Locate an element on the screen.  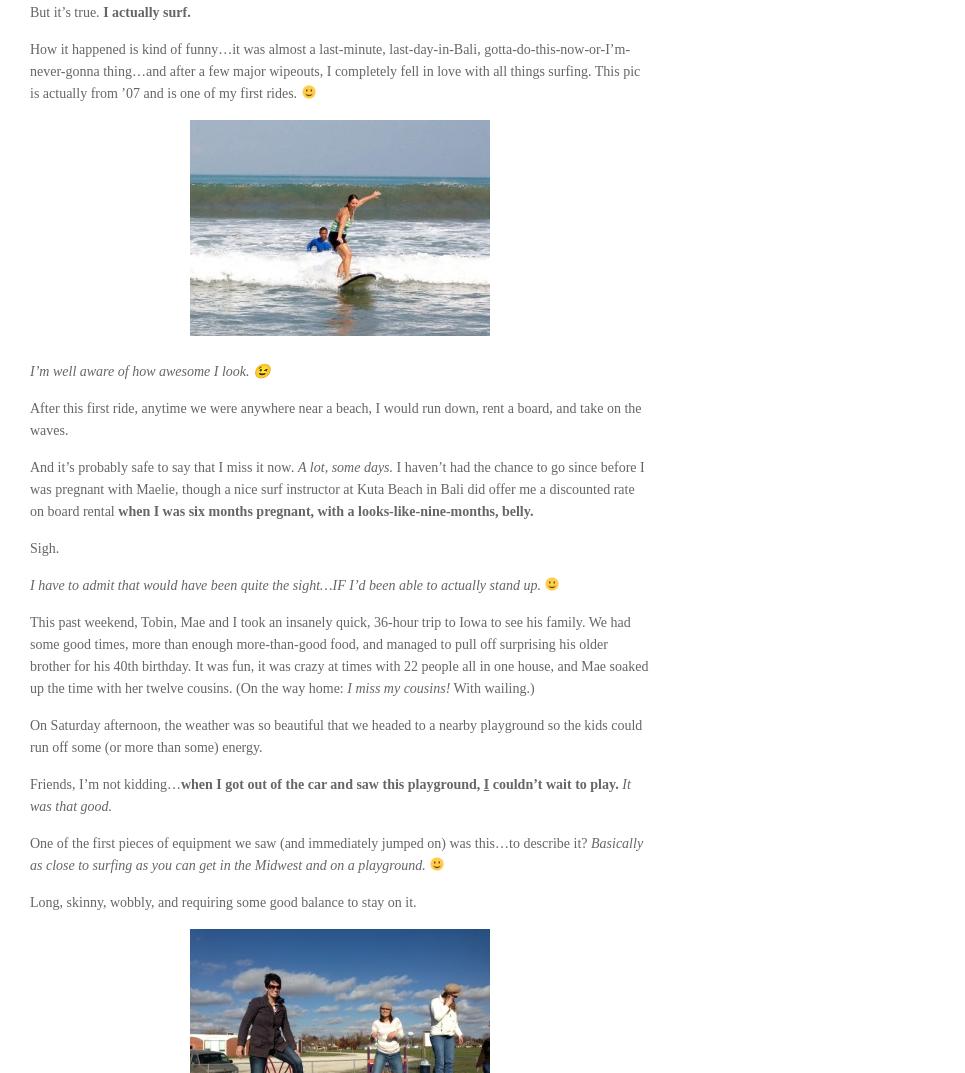
'I miss my cousins!' is located at coordinates (397, 688).